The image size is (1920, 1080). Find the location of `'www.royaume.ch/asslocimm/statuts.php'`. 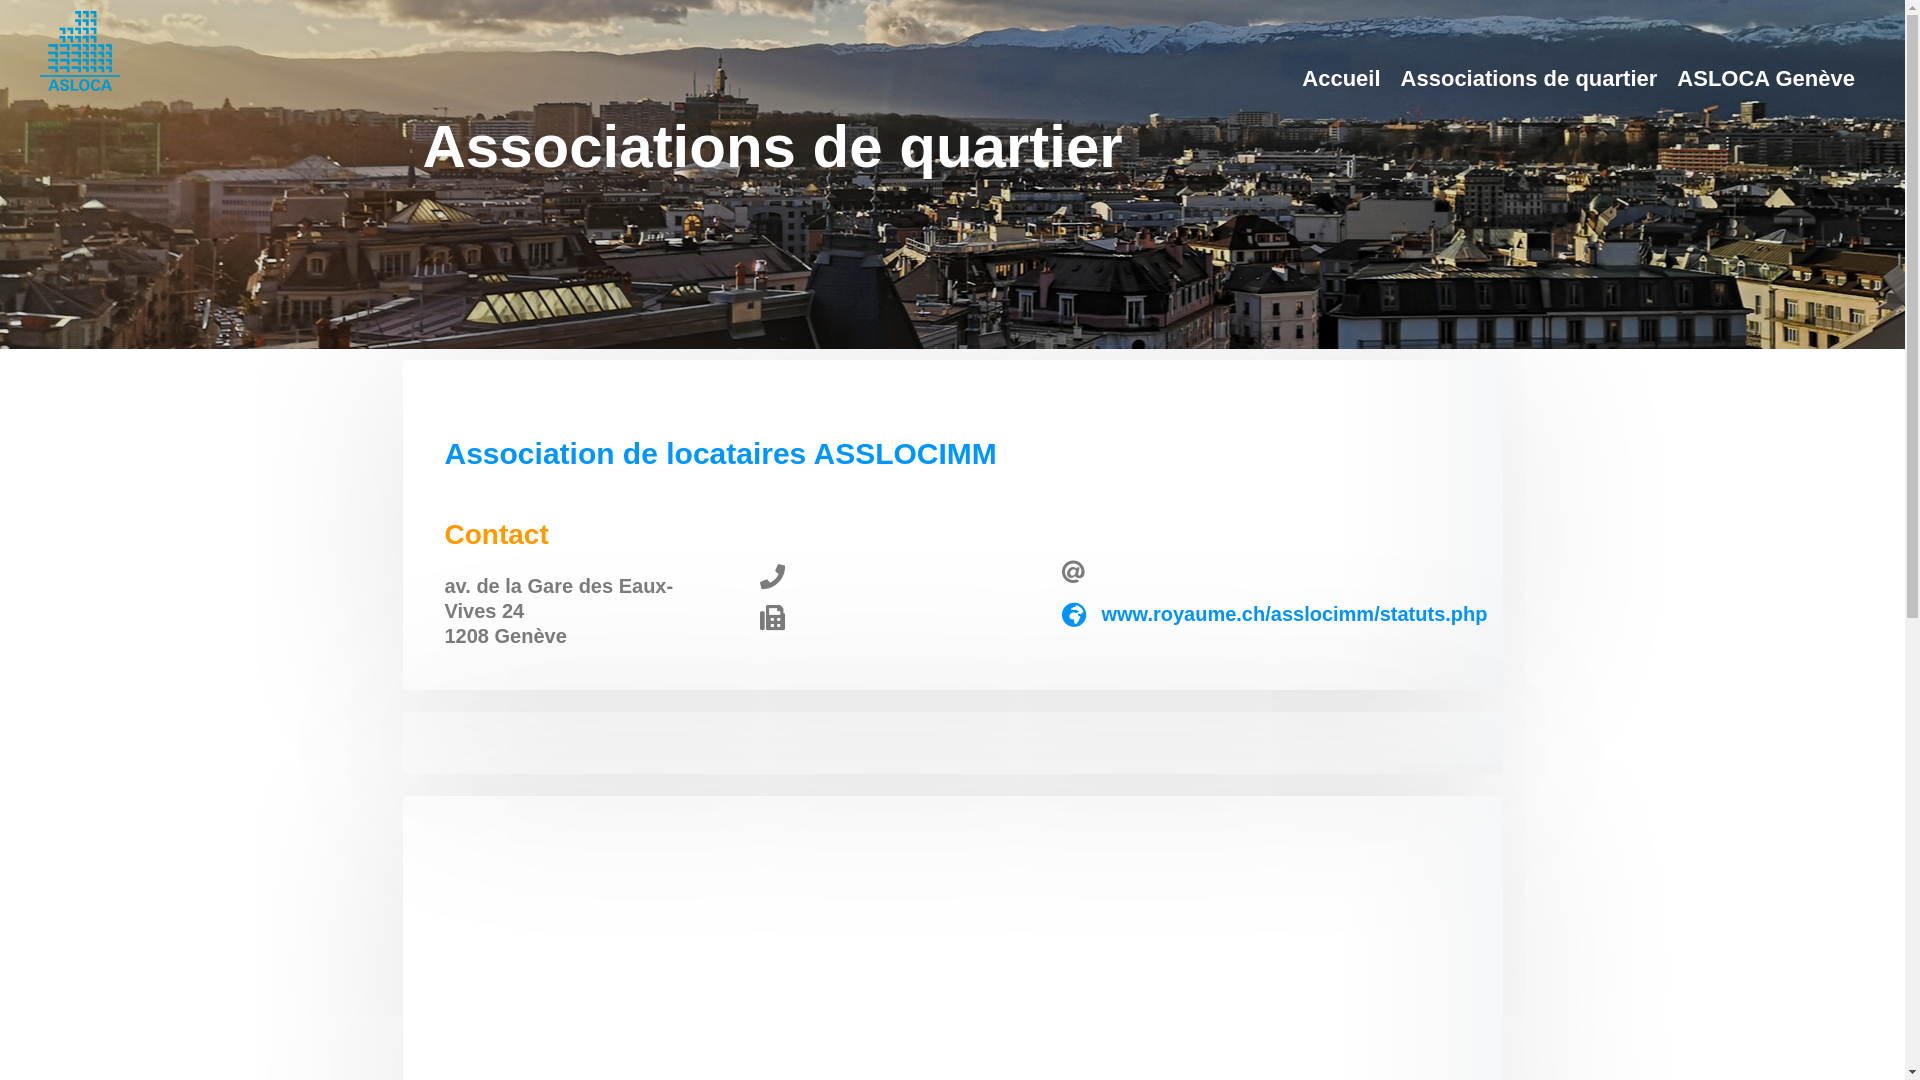

'www.royaume.ch/asslocimm/statuts.php' is located at coordinates (1294, 612).